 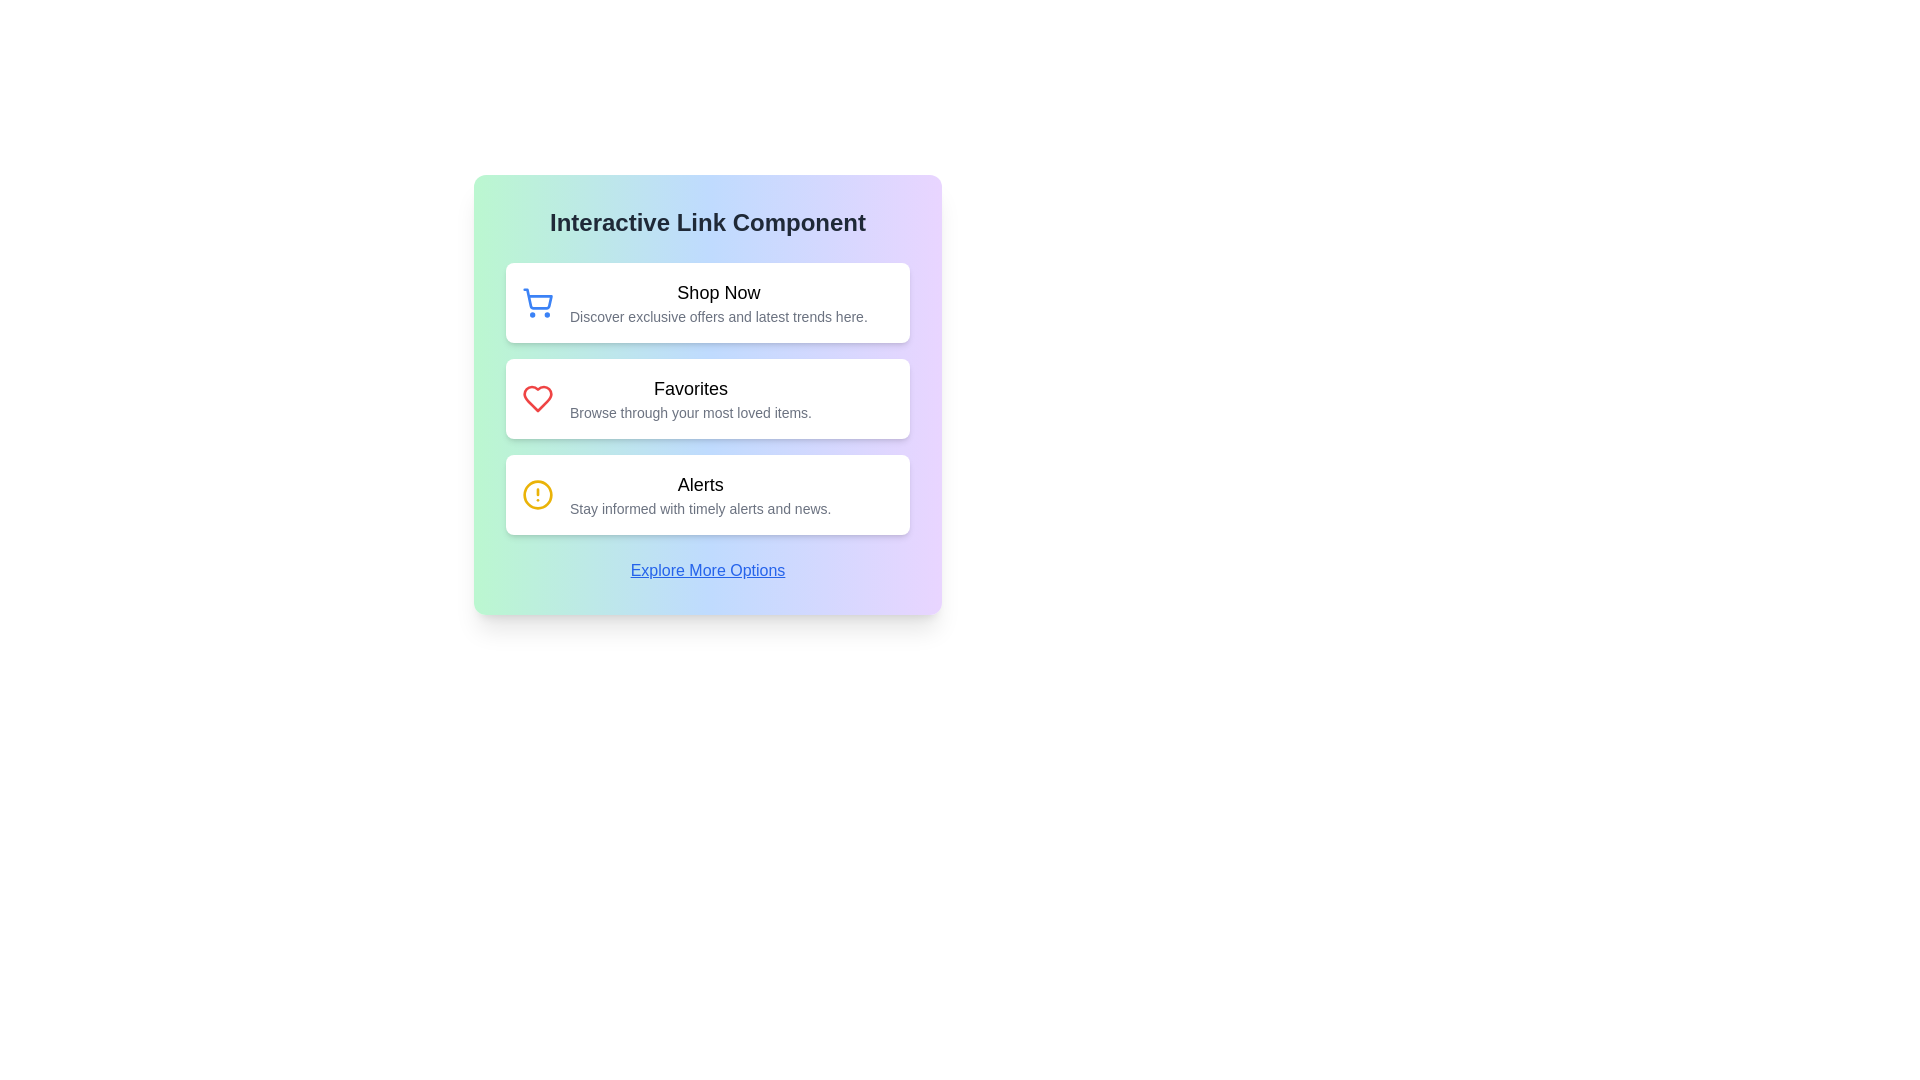 What do you see at coordinates (708, 303) in the screenshot?
I see `the navigational button at the top of the vertical stack of interactive options, which redirects` at bounding box center [708, 303].